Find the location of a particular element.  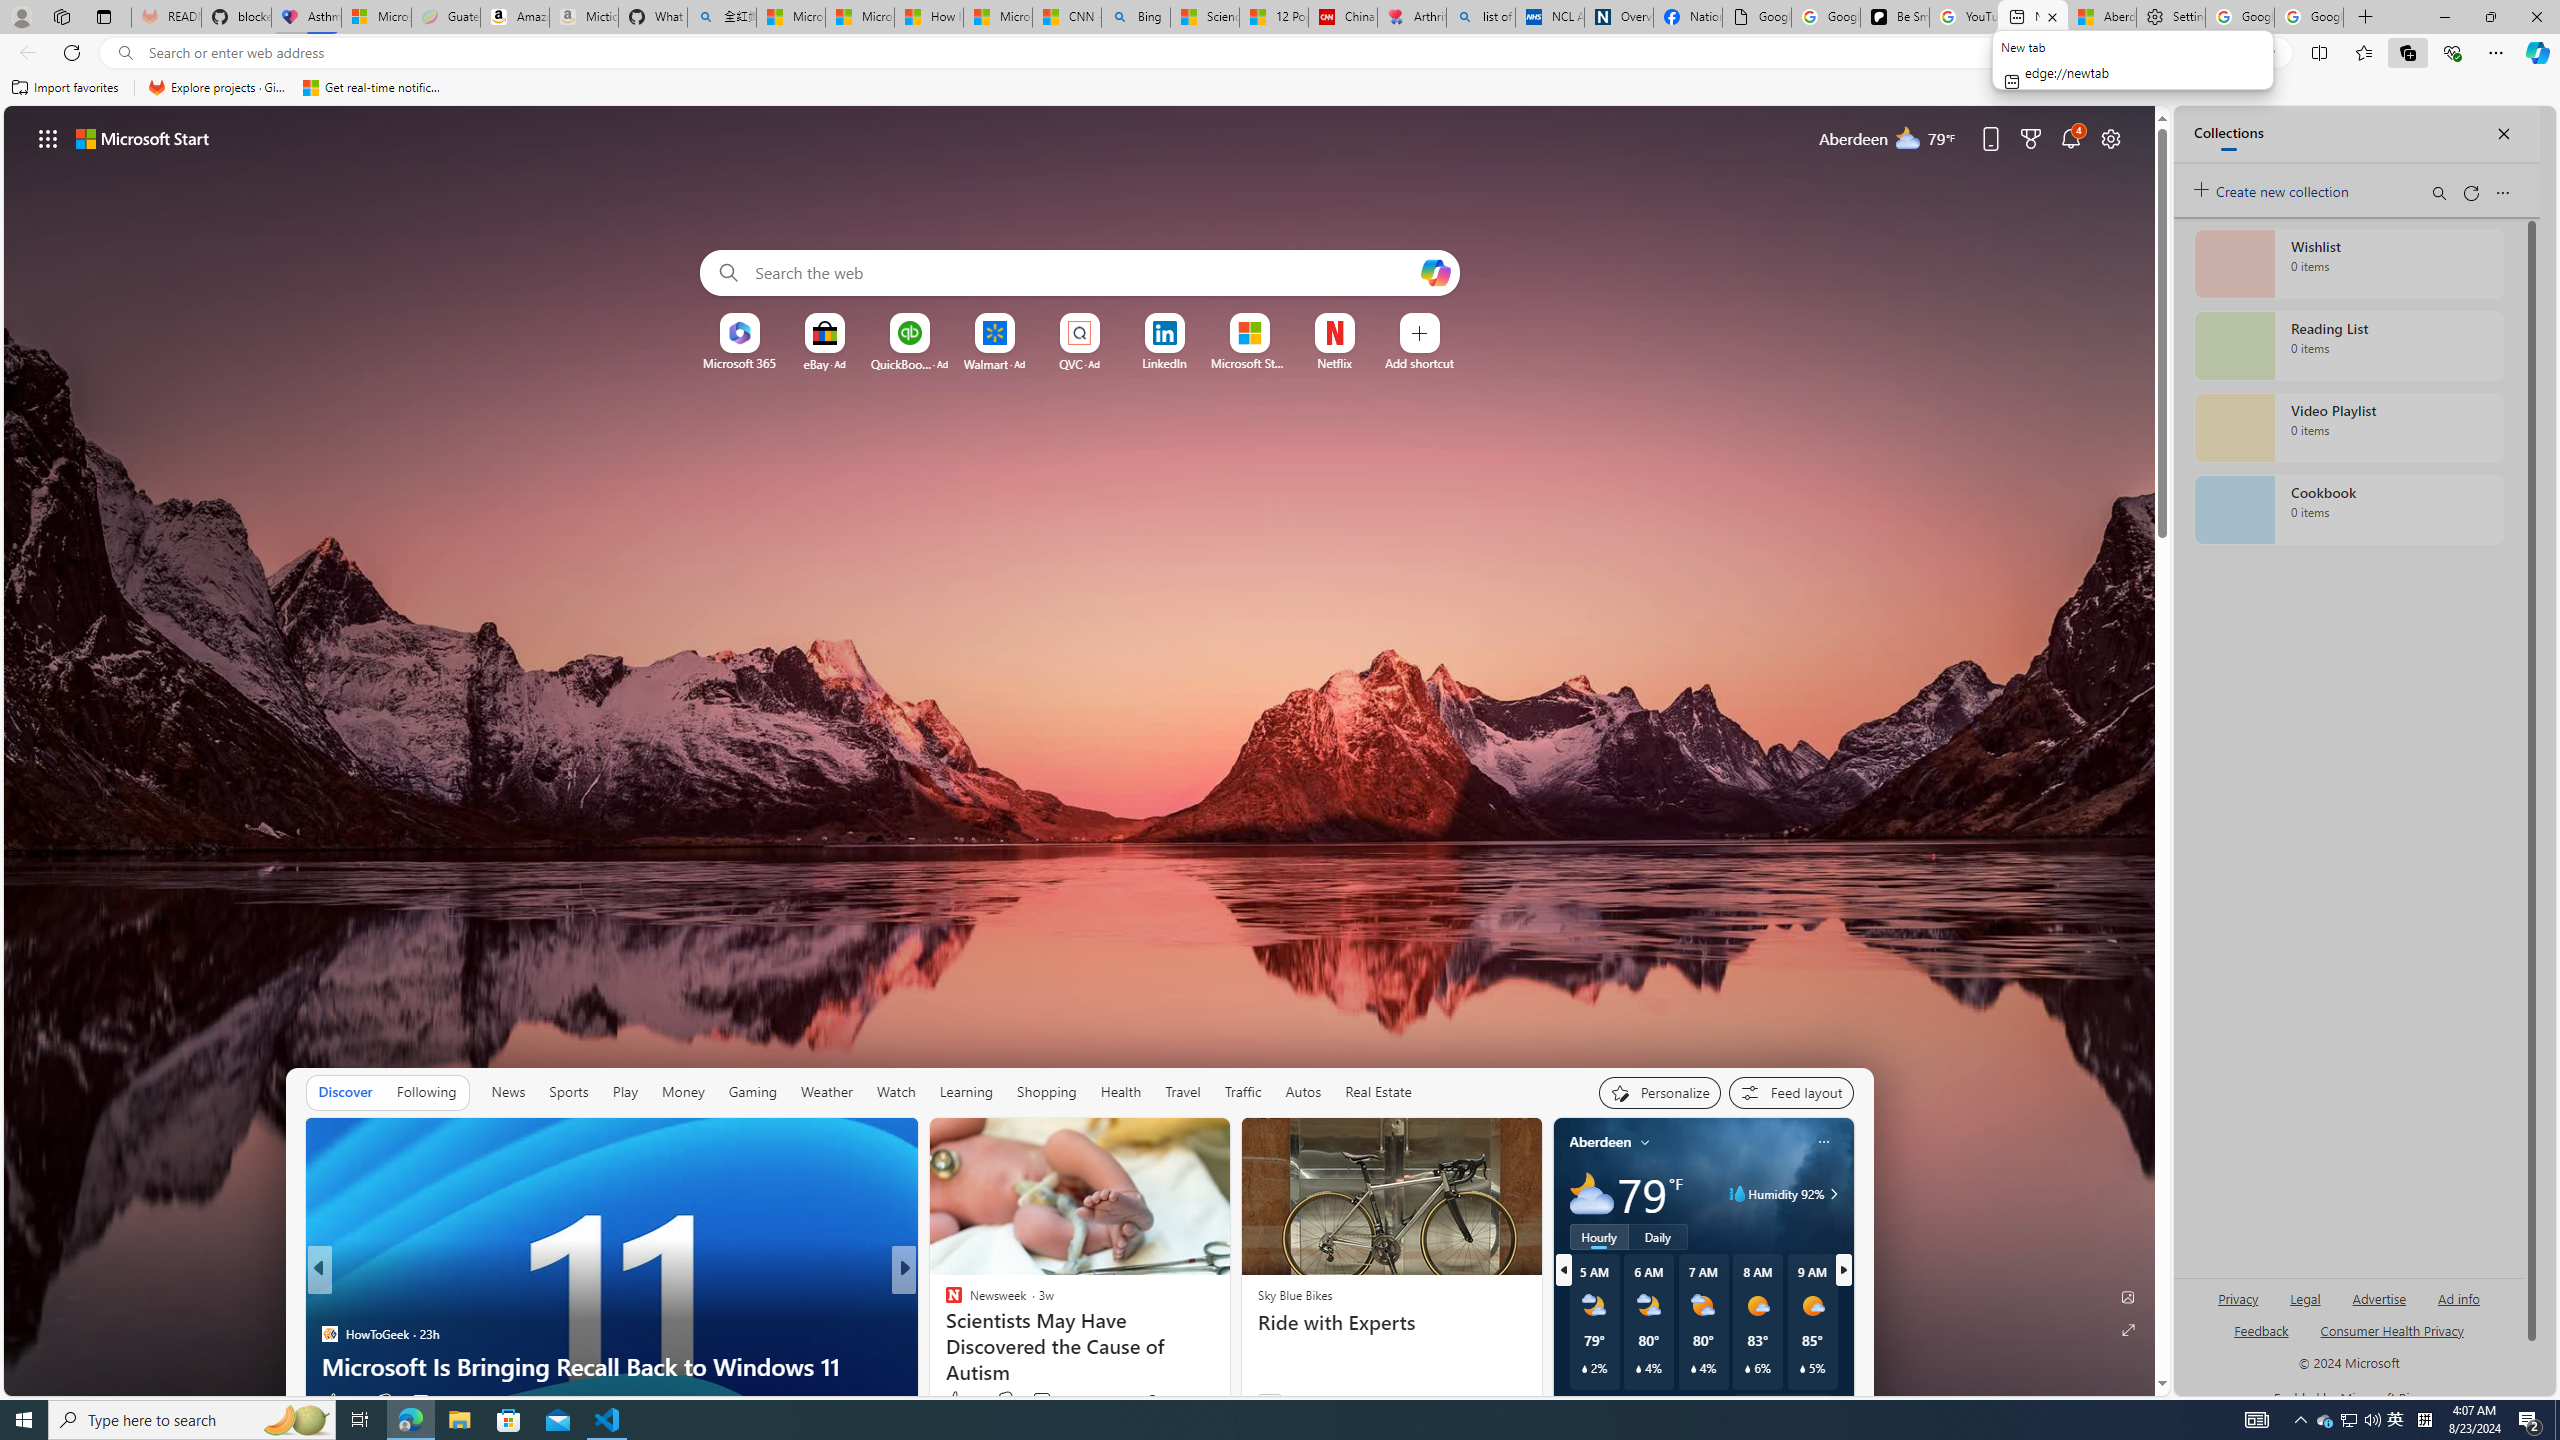

'56 Like' is located at coordinates (955, 1401).